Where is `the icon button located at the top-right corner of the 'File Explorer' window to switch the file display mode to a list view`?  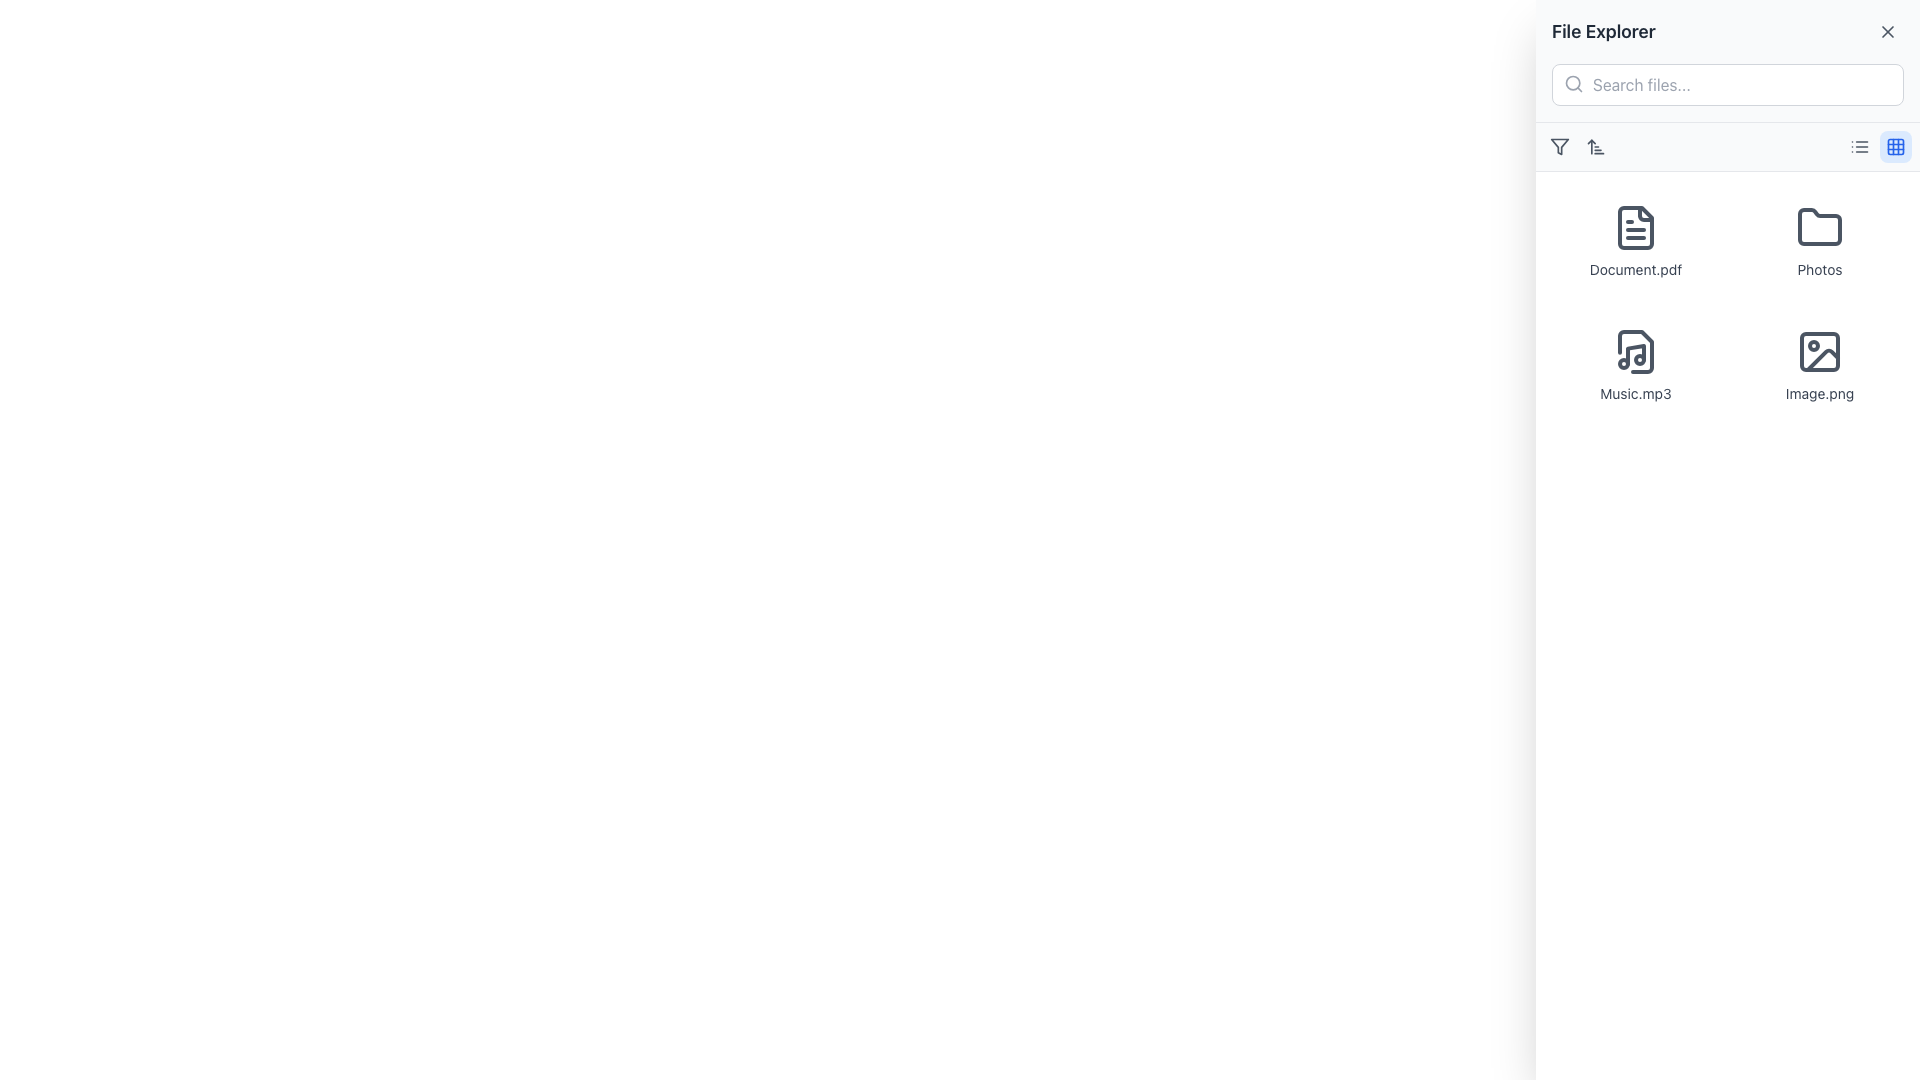
the icon button located at the top-right corner of the 'File Explorer' window to switch the file display mode to a list view is located at coordinates (1859, 145).